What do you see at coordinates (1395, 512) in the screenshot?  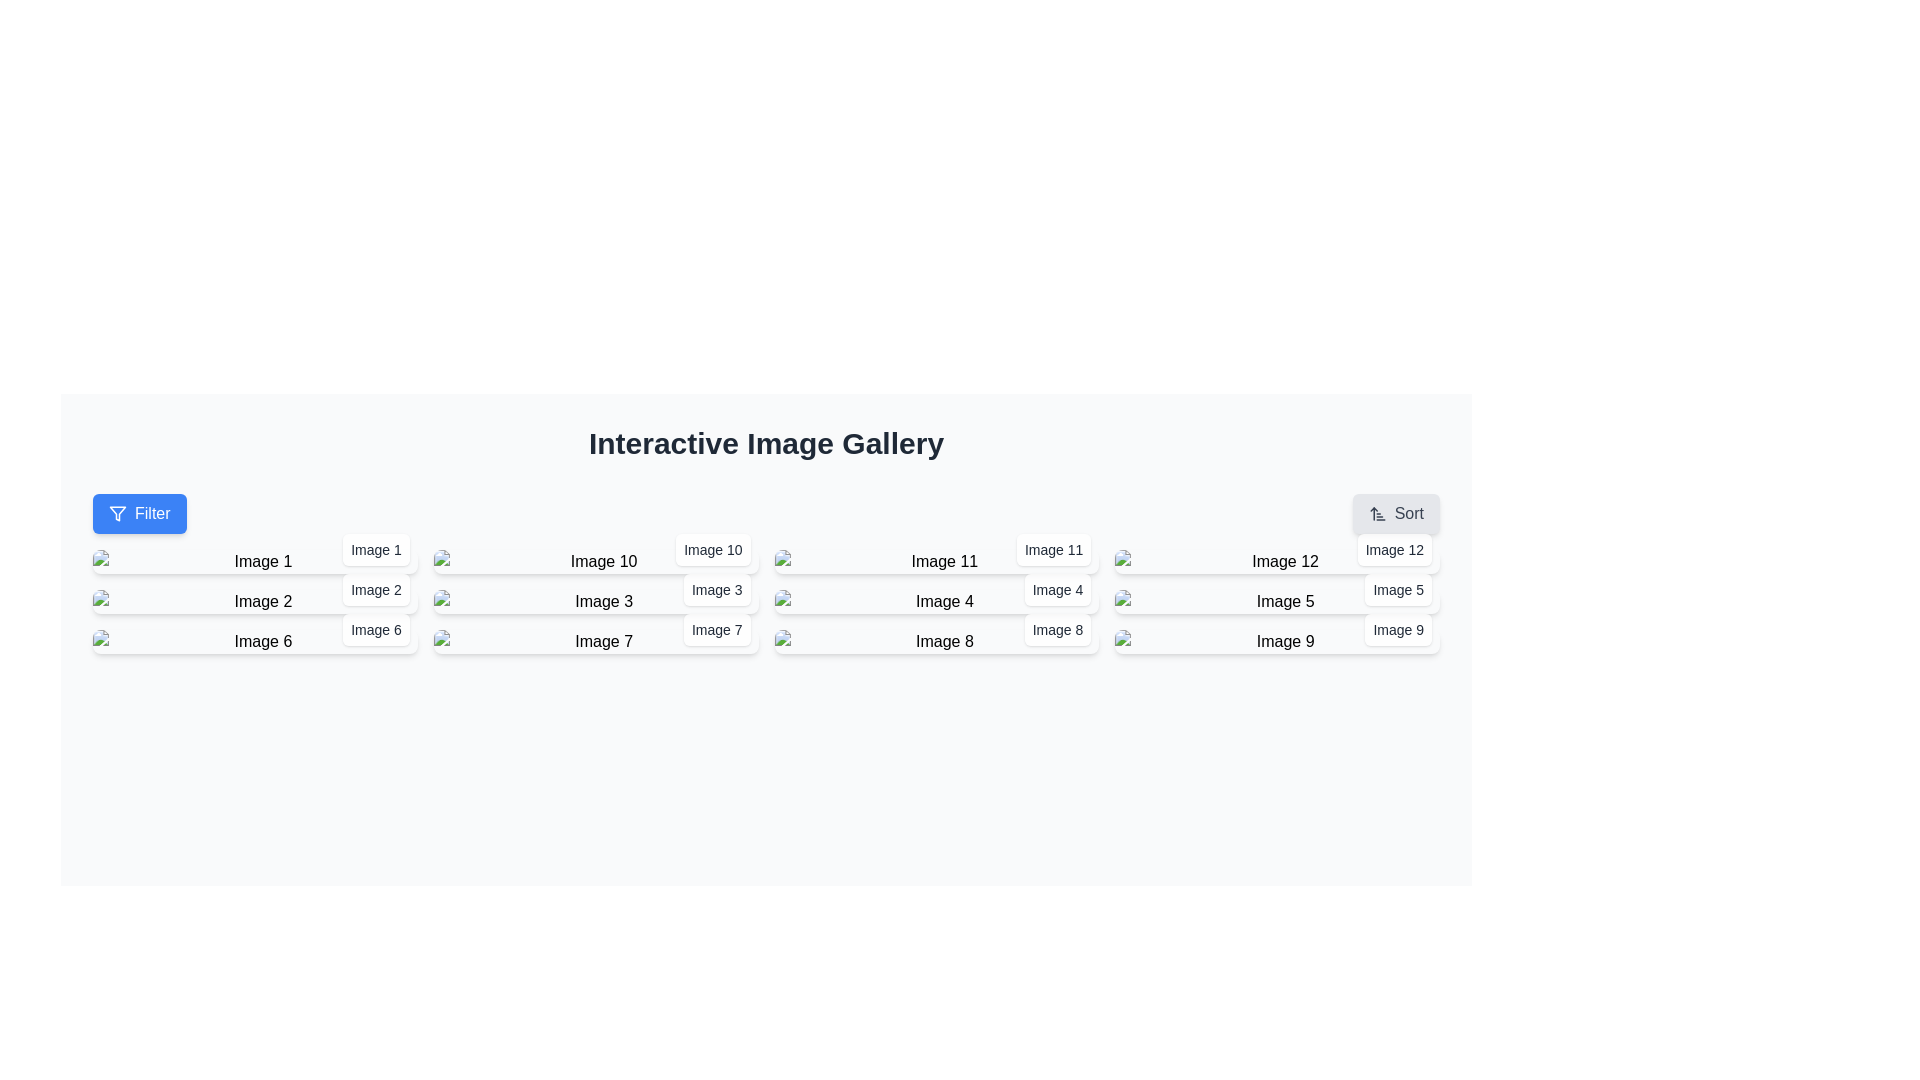 I see `the 'Sort' button, which is the last button on the right of the 'Interactive Image Gallery' interface, featuring a vertical bar and arrow icon` at bounding box center [1395, 512].